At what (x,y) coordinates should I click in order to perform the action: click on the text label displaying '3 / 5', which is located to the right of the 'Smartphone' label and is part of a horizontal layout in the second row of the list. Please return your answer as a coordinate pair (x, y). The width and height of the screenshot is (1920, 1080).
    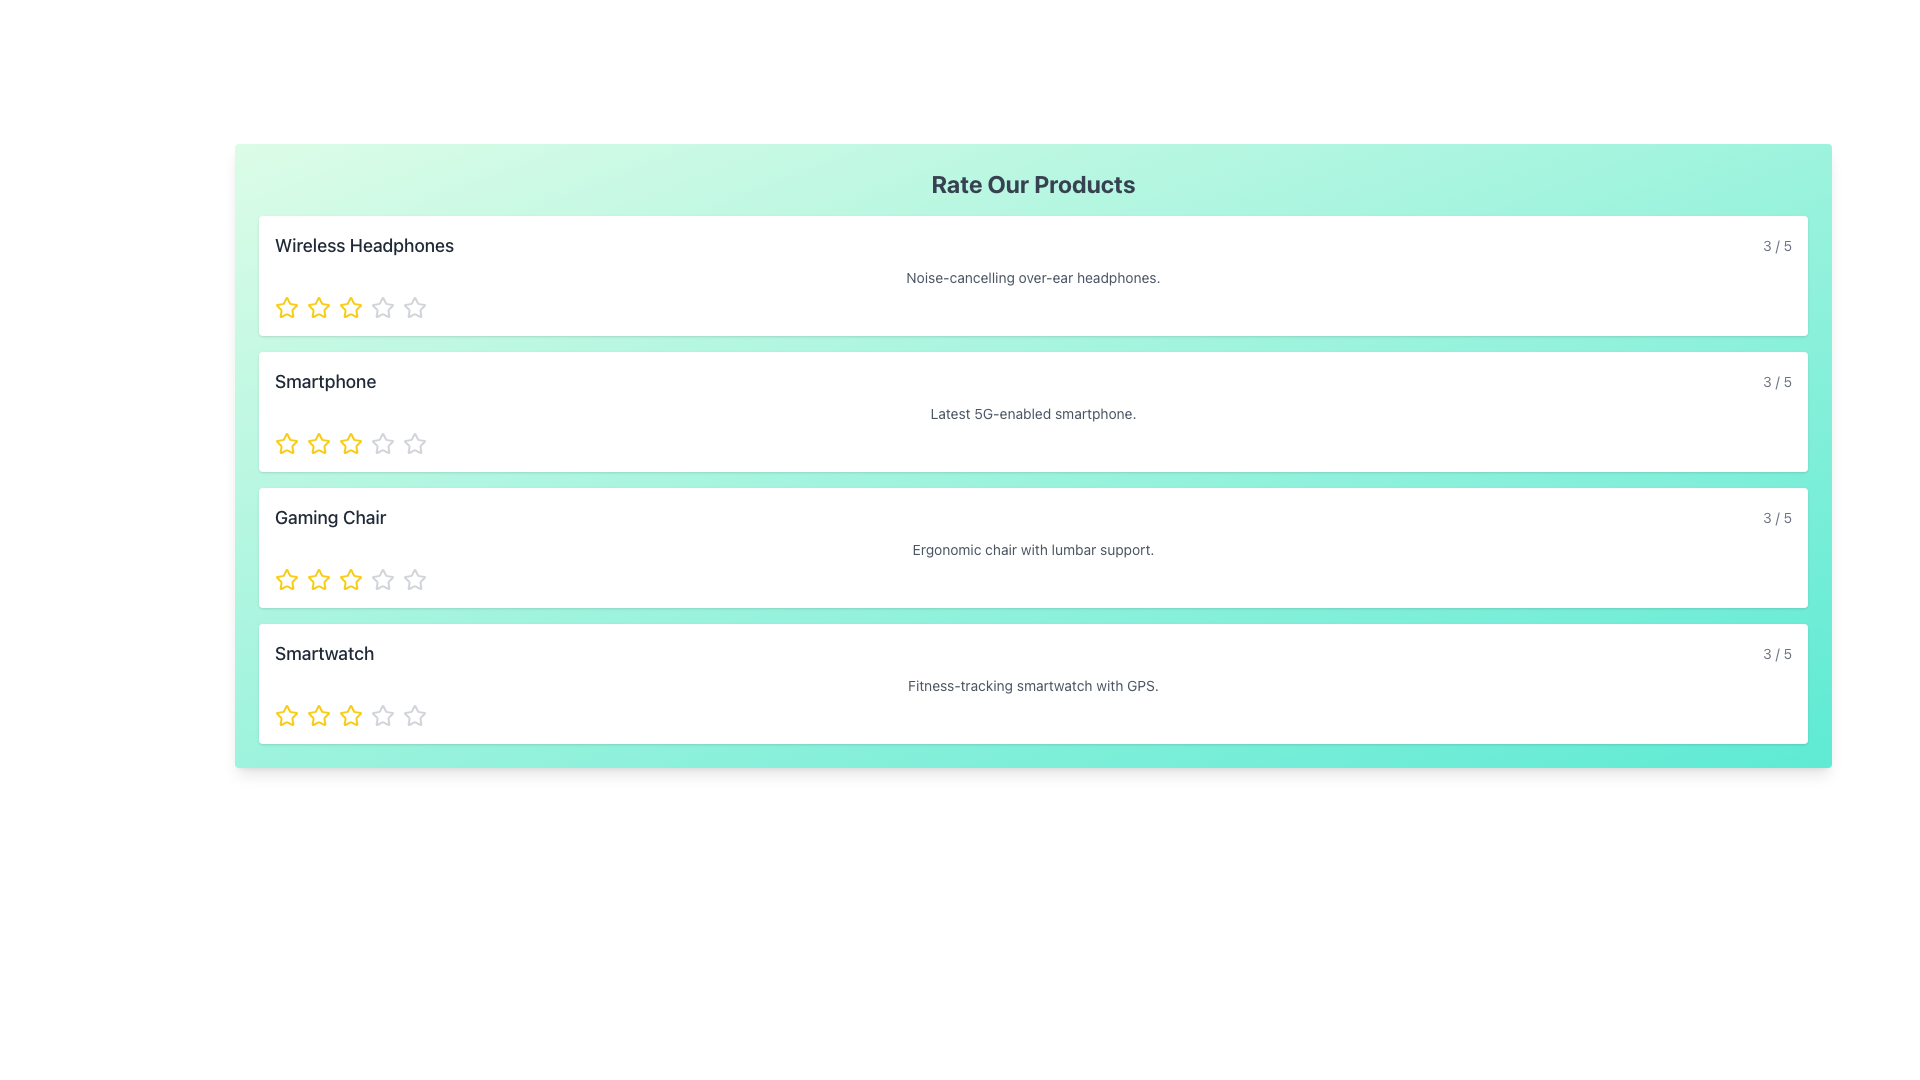
    Looking at the image, I should click on (1777, 381).